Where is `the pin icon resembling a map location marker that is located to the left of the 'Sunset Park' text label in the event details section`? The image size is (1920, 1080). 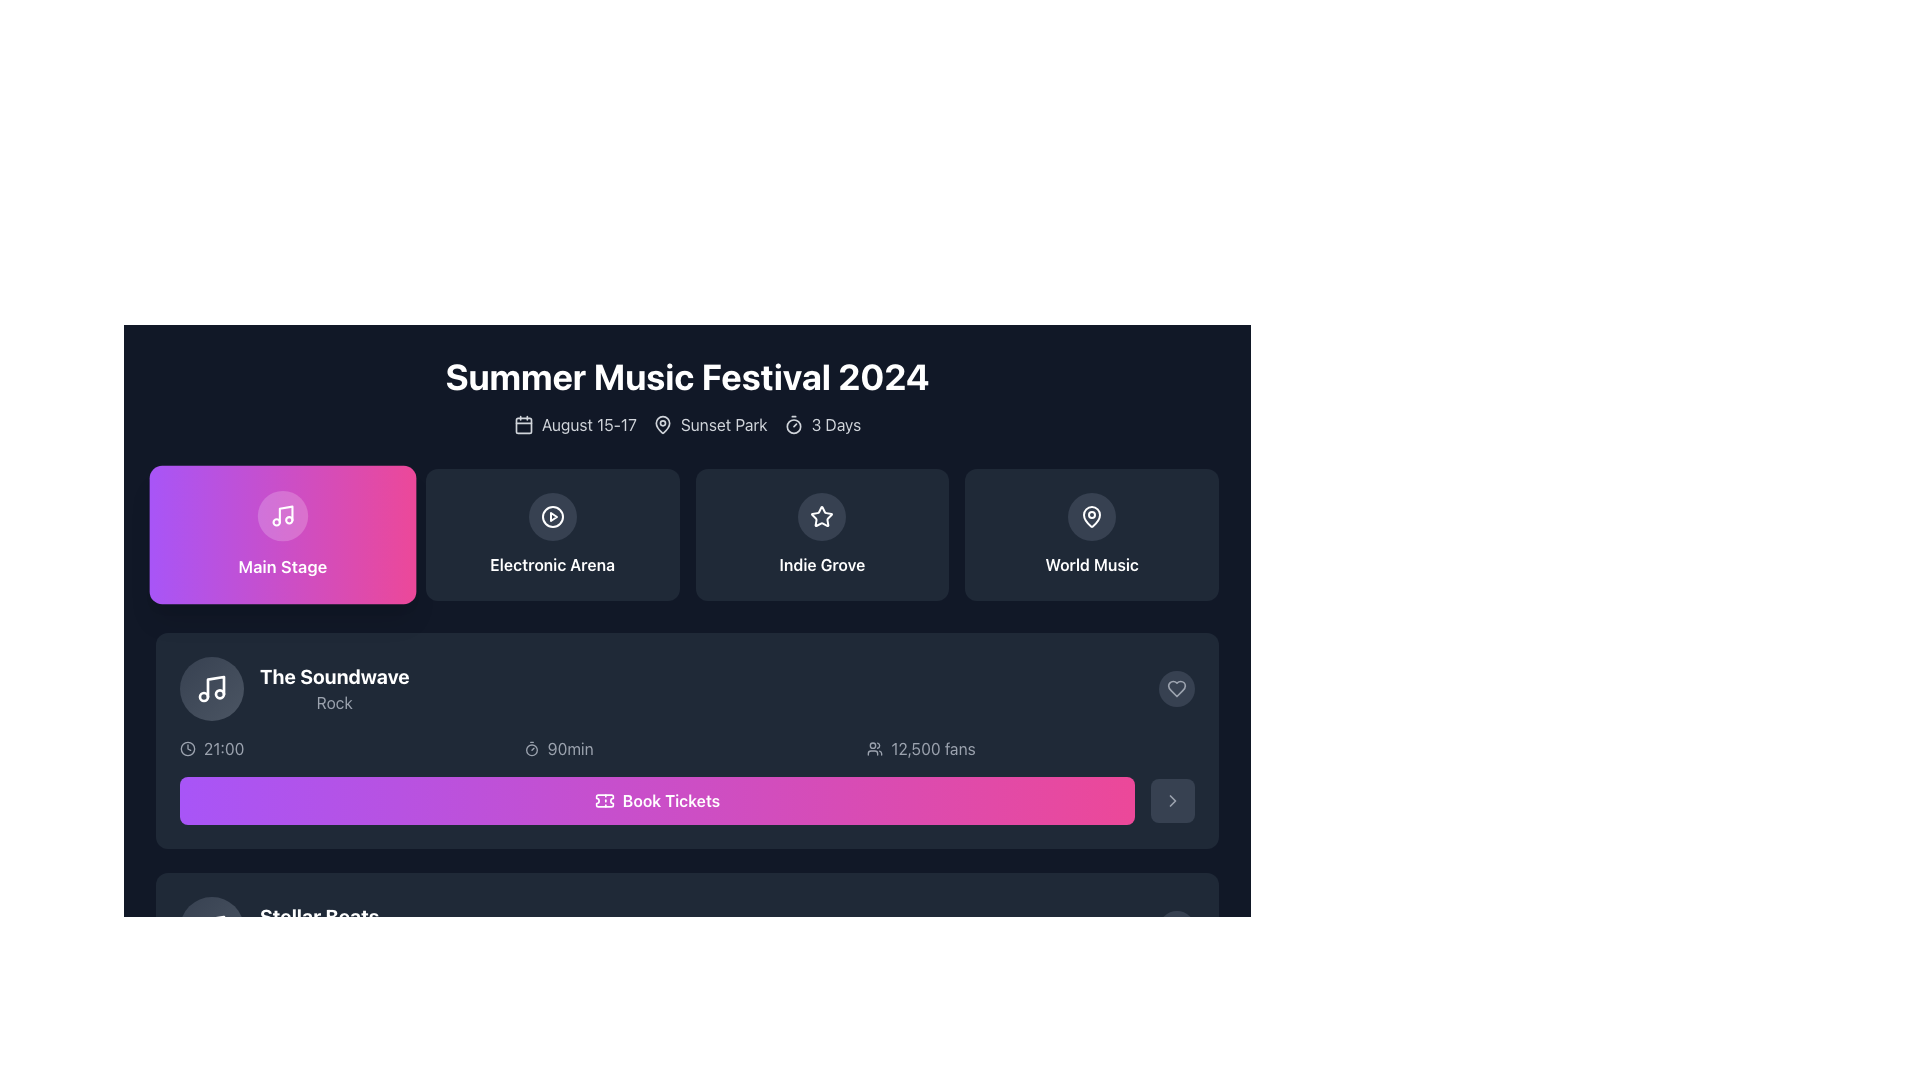
the pin icon resembling a map location marker that is located to the left of the 'Sunset Park' text label in the event details section is located at coordinates (662, 423).